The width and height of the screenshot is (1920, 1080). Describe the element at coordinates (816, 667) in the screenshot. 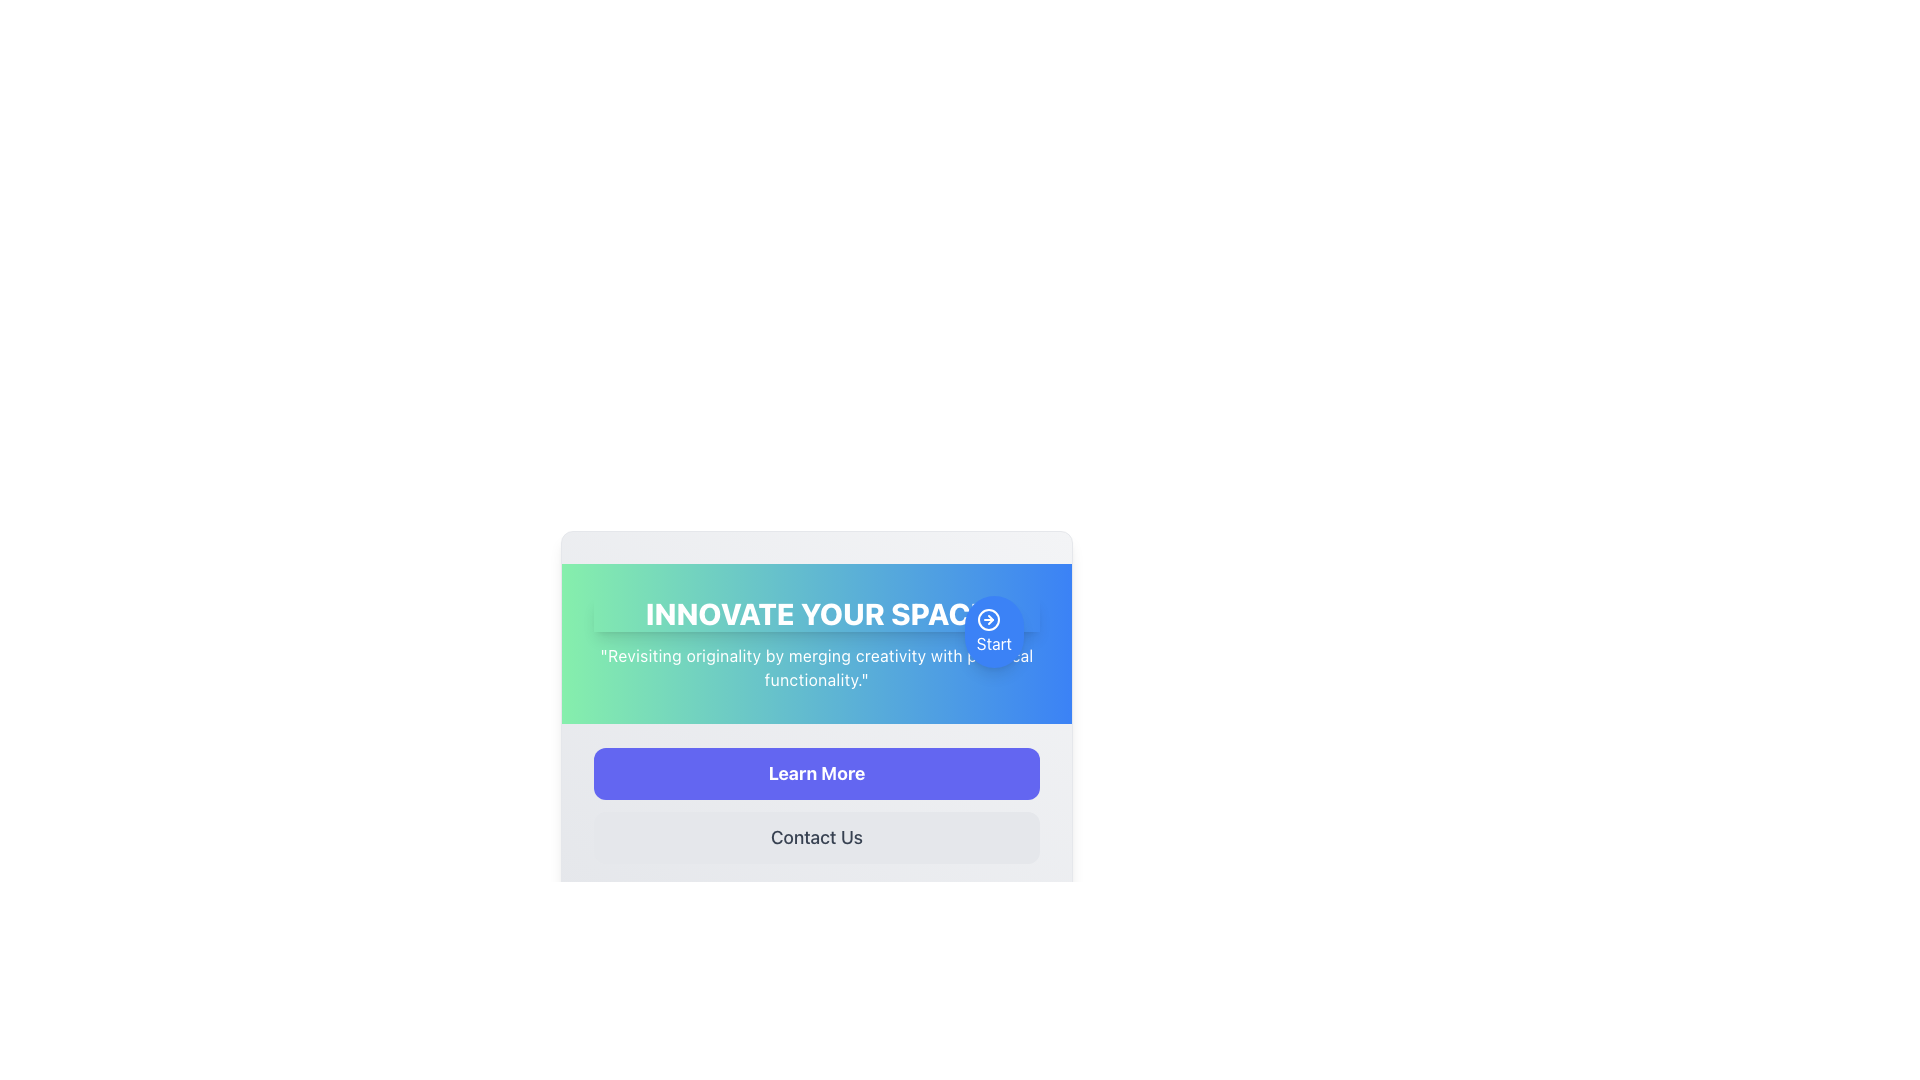

I see `the text element displaying the quote 'Revisiting originality by merging creativity with practical functionality.' which is centered below the header 'Innovate Your Space.'` at that location.